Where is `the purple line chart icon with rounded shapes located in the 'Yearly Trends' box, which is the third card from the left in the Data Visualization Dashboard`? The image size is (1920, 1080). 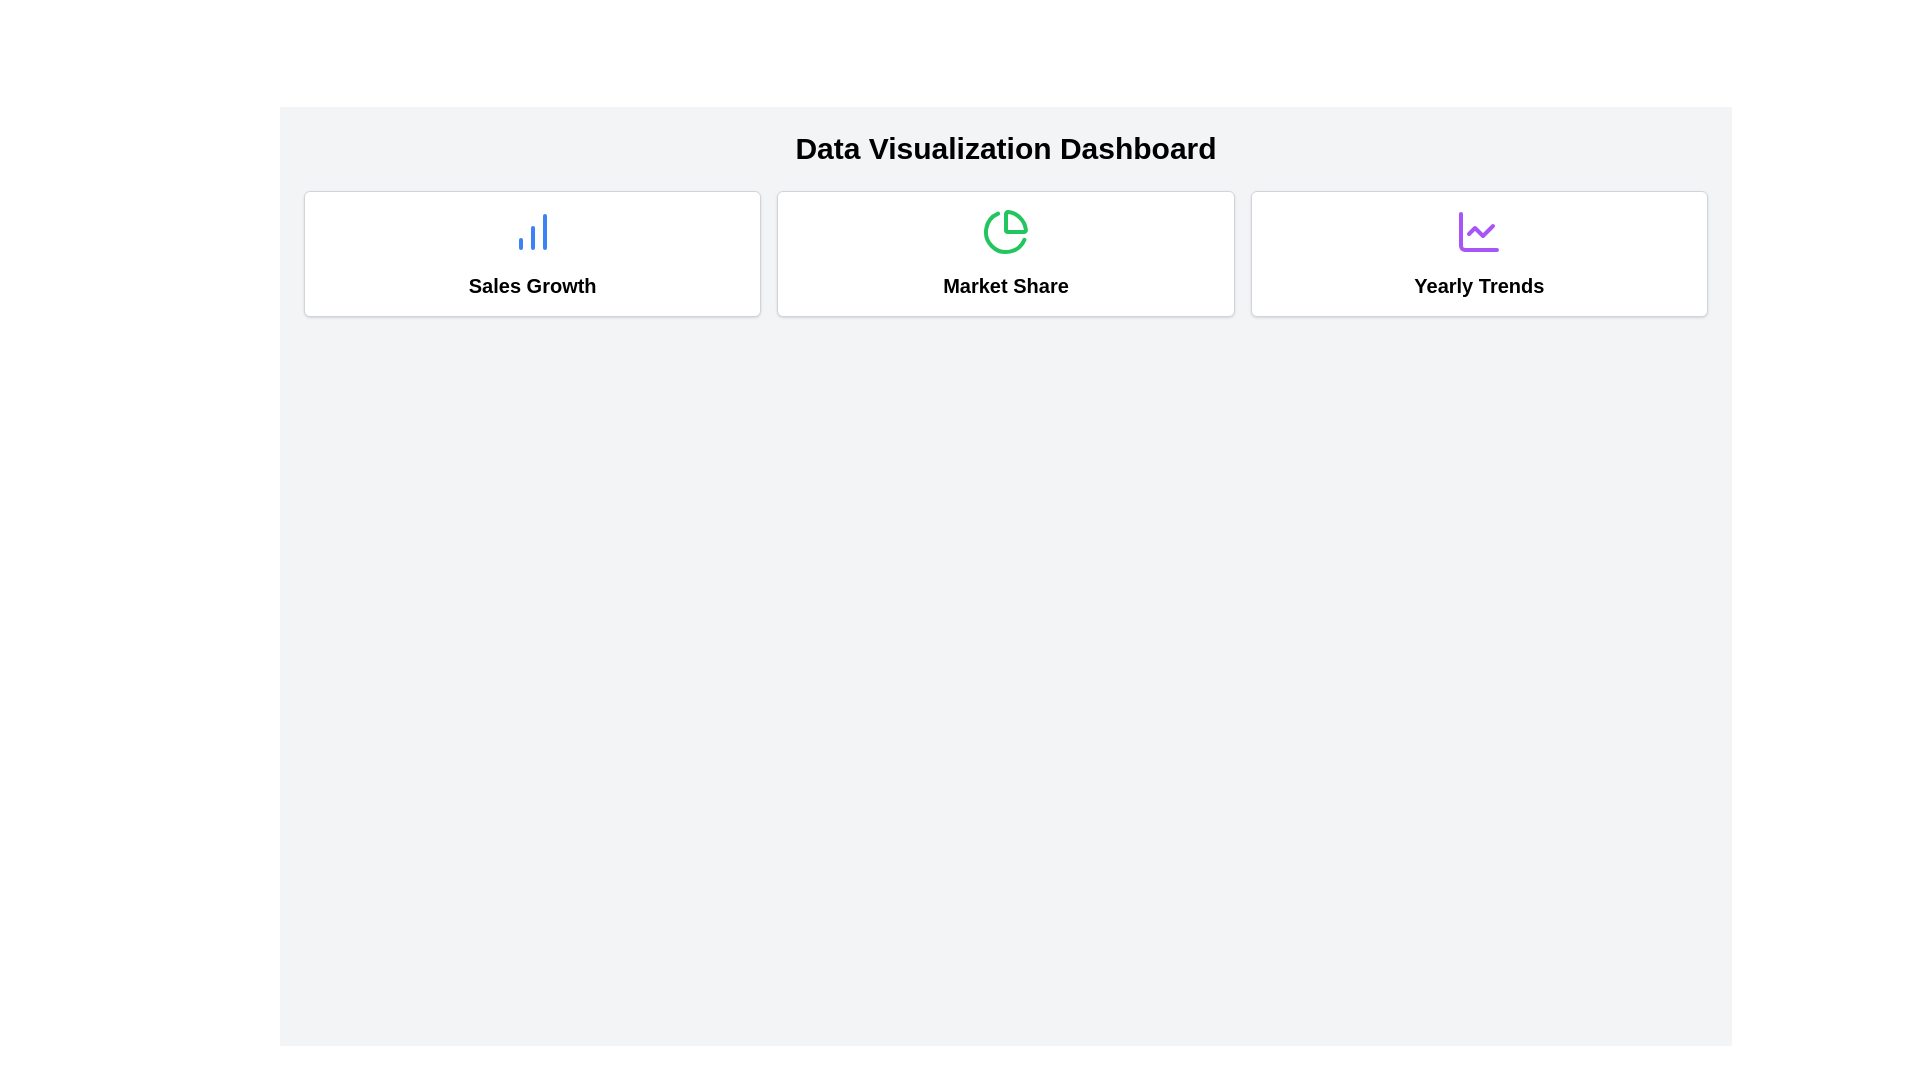
the purple line chart icon with rounded shapes located in the 'Yearly Trends' box, which is the third card from the left in the Data Visualization Dashboard is located at coordinates (1479, 230).